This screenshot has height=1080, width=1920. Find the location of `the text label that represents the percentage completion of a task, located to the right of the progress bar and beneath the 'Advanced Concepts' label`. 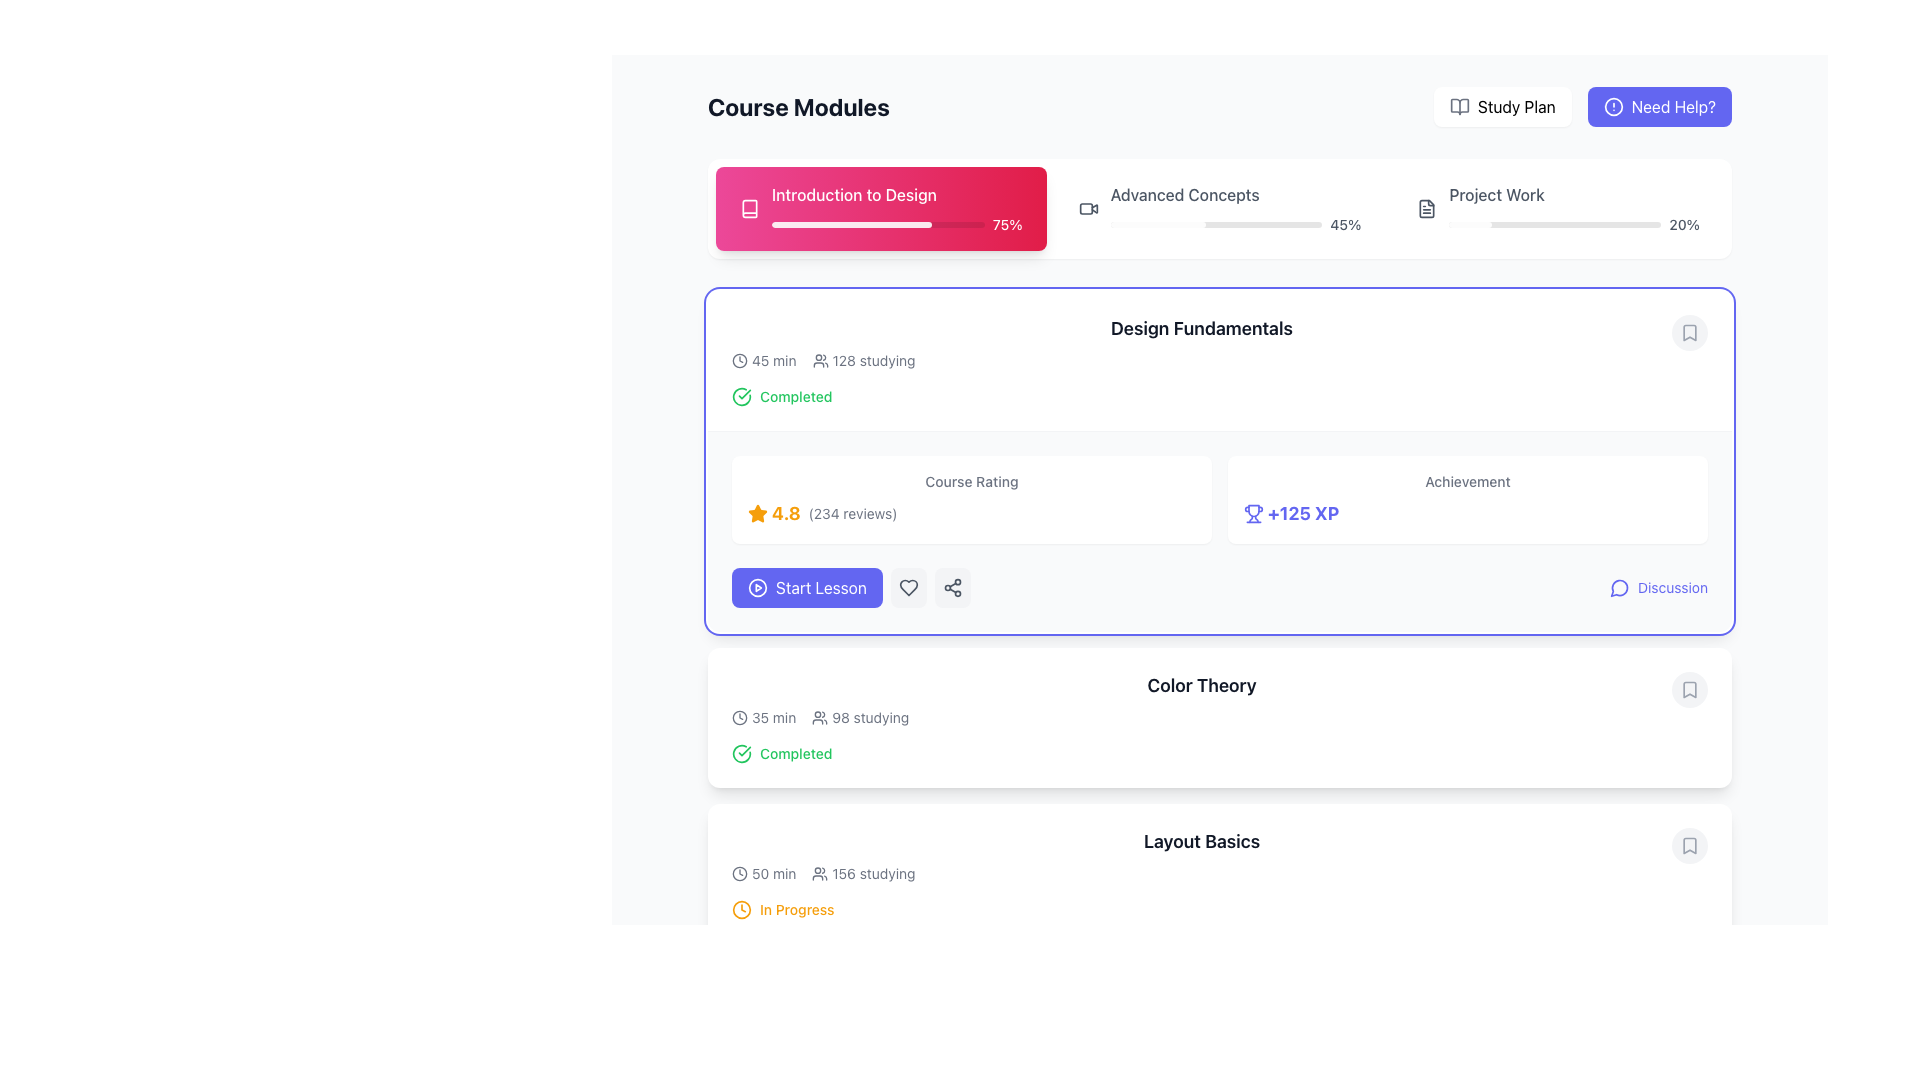

the text label that represents the percentage completion of a task, located to the right of the progress bar and beneath the 'Advanced Concepts' label is located at coordinates (1345, 224).